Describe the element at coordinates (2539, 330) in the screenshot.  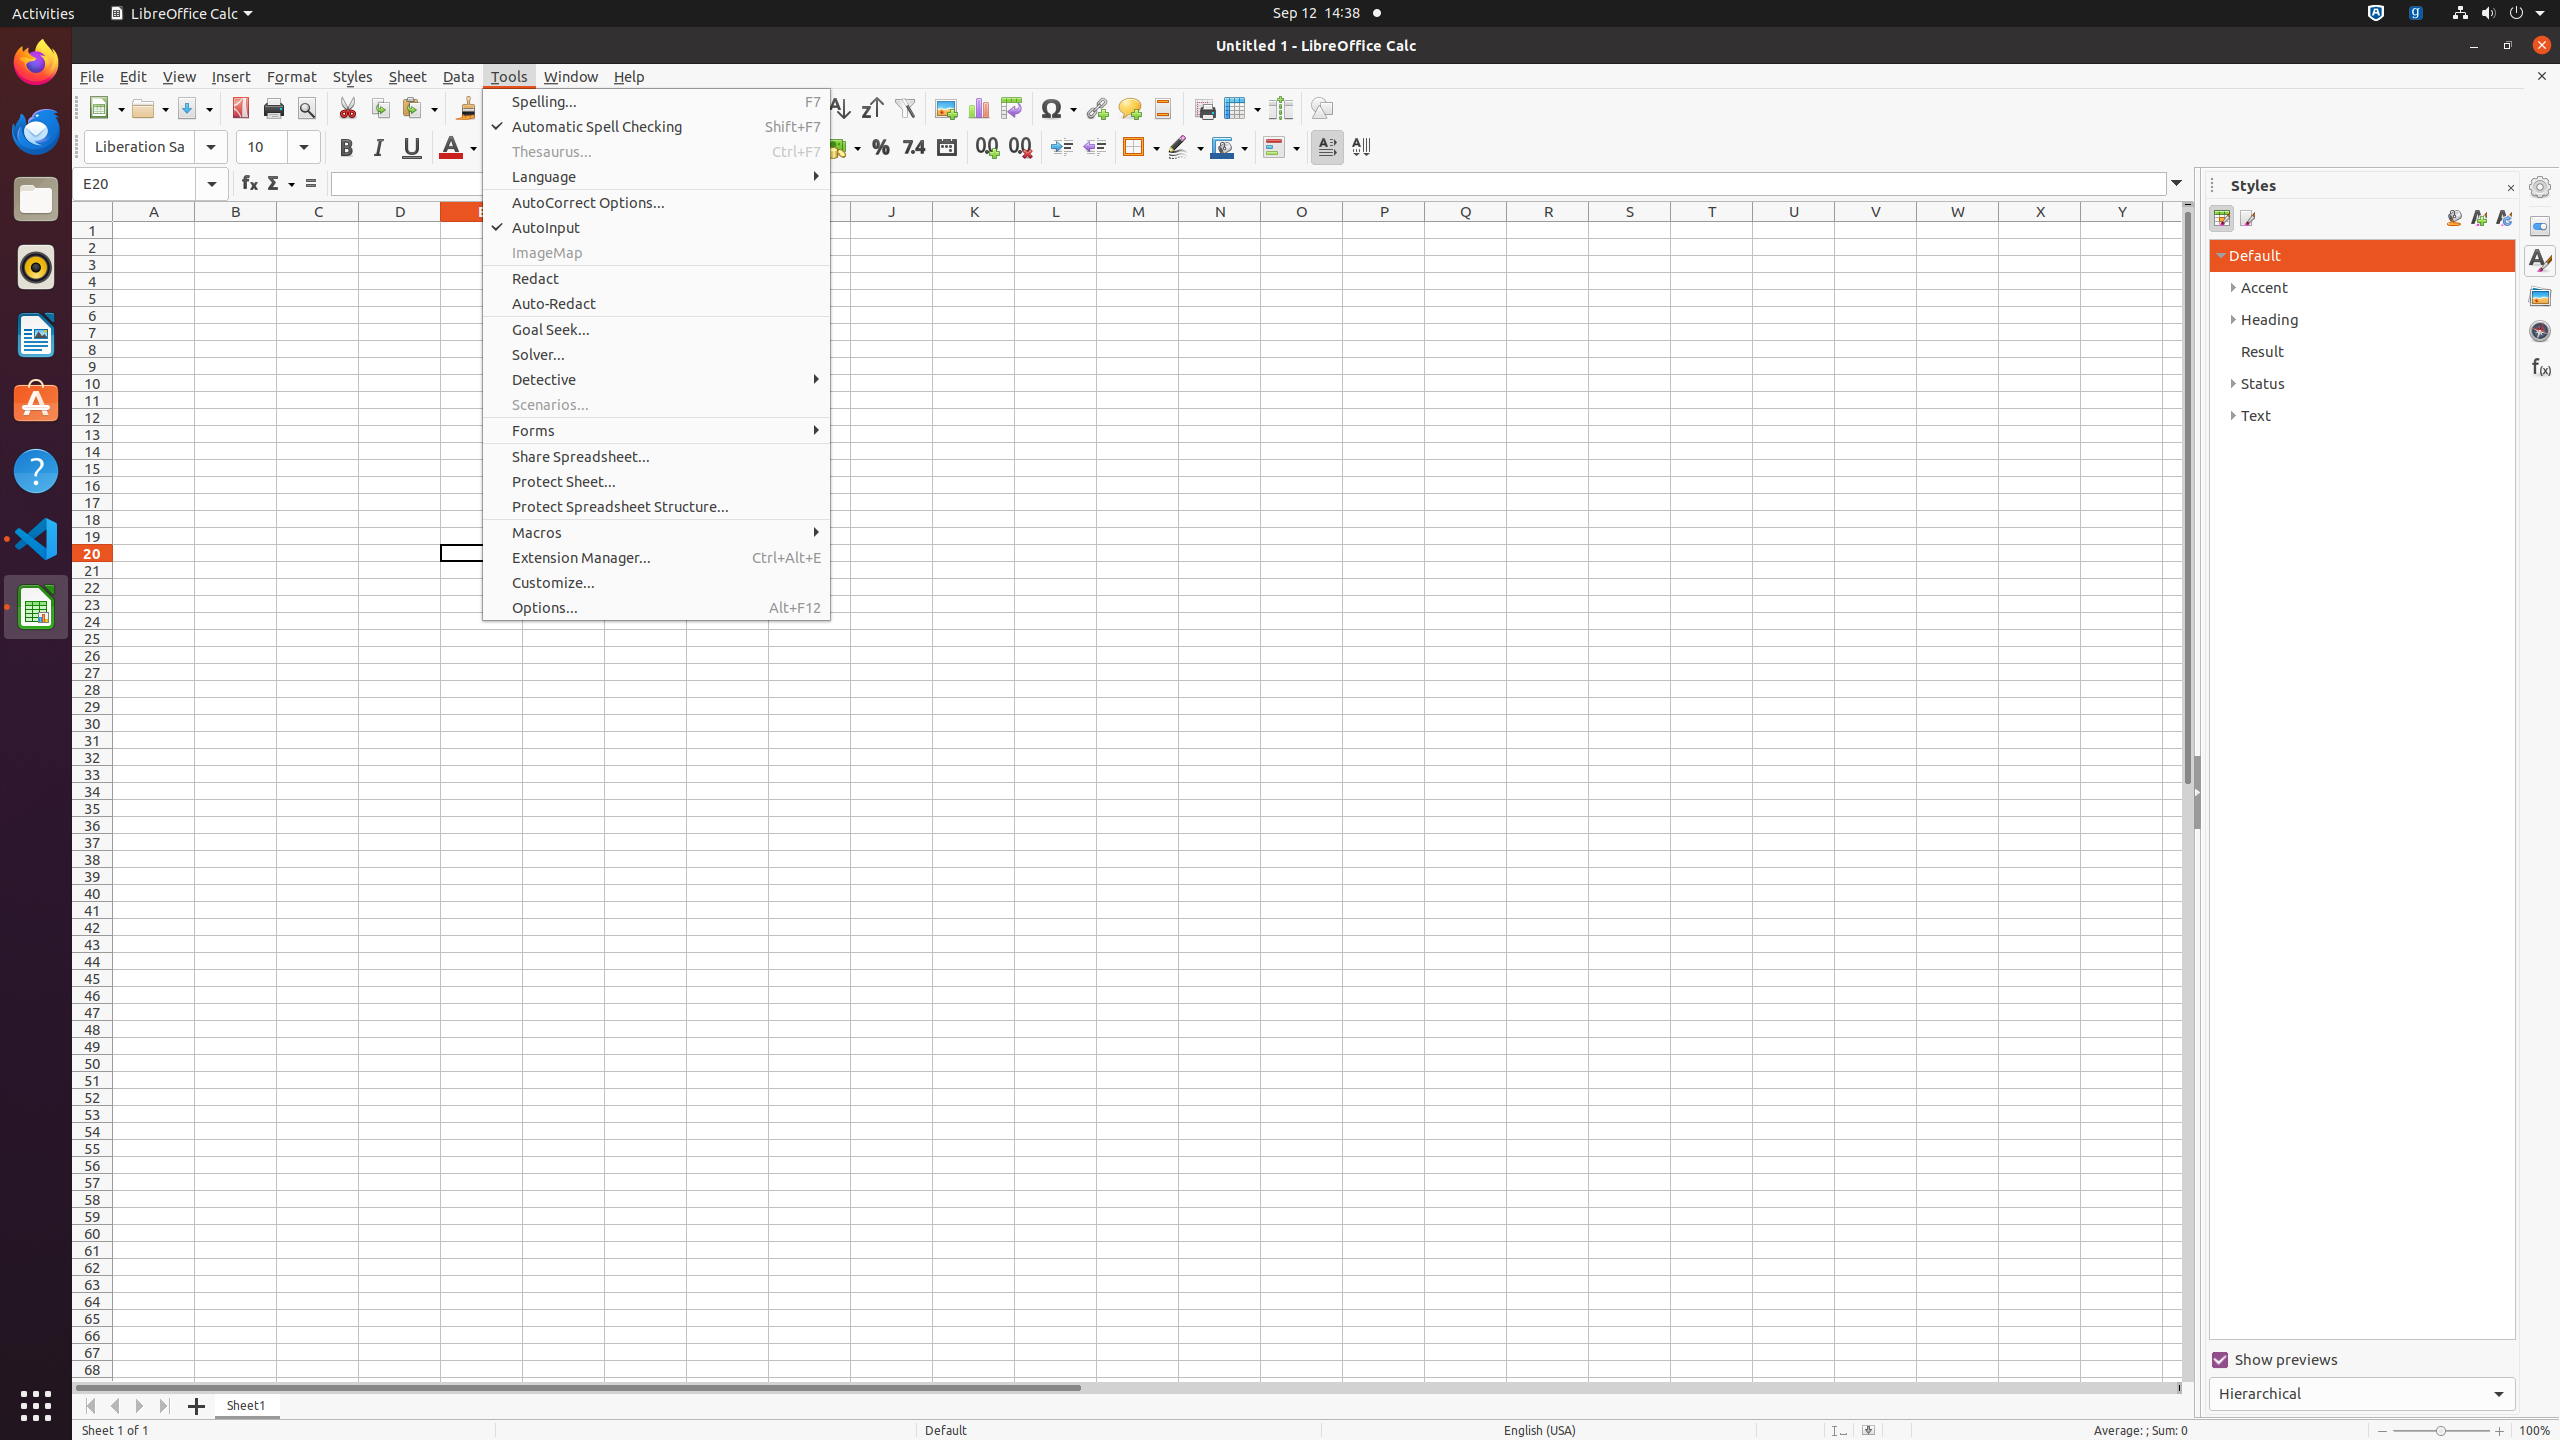
I see `'Navigator'` at that location.